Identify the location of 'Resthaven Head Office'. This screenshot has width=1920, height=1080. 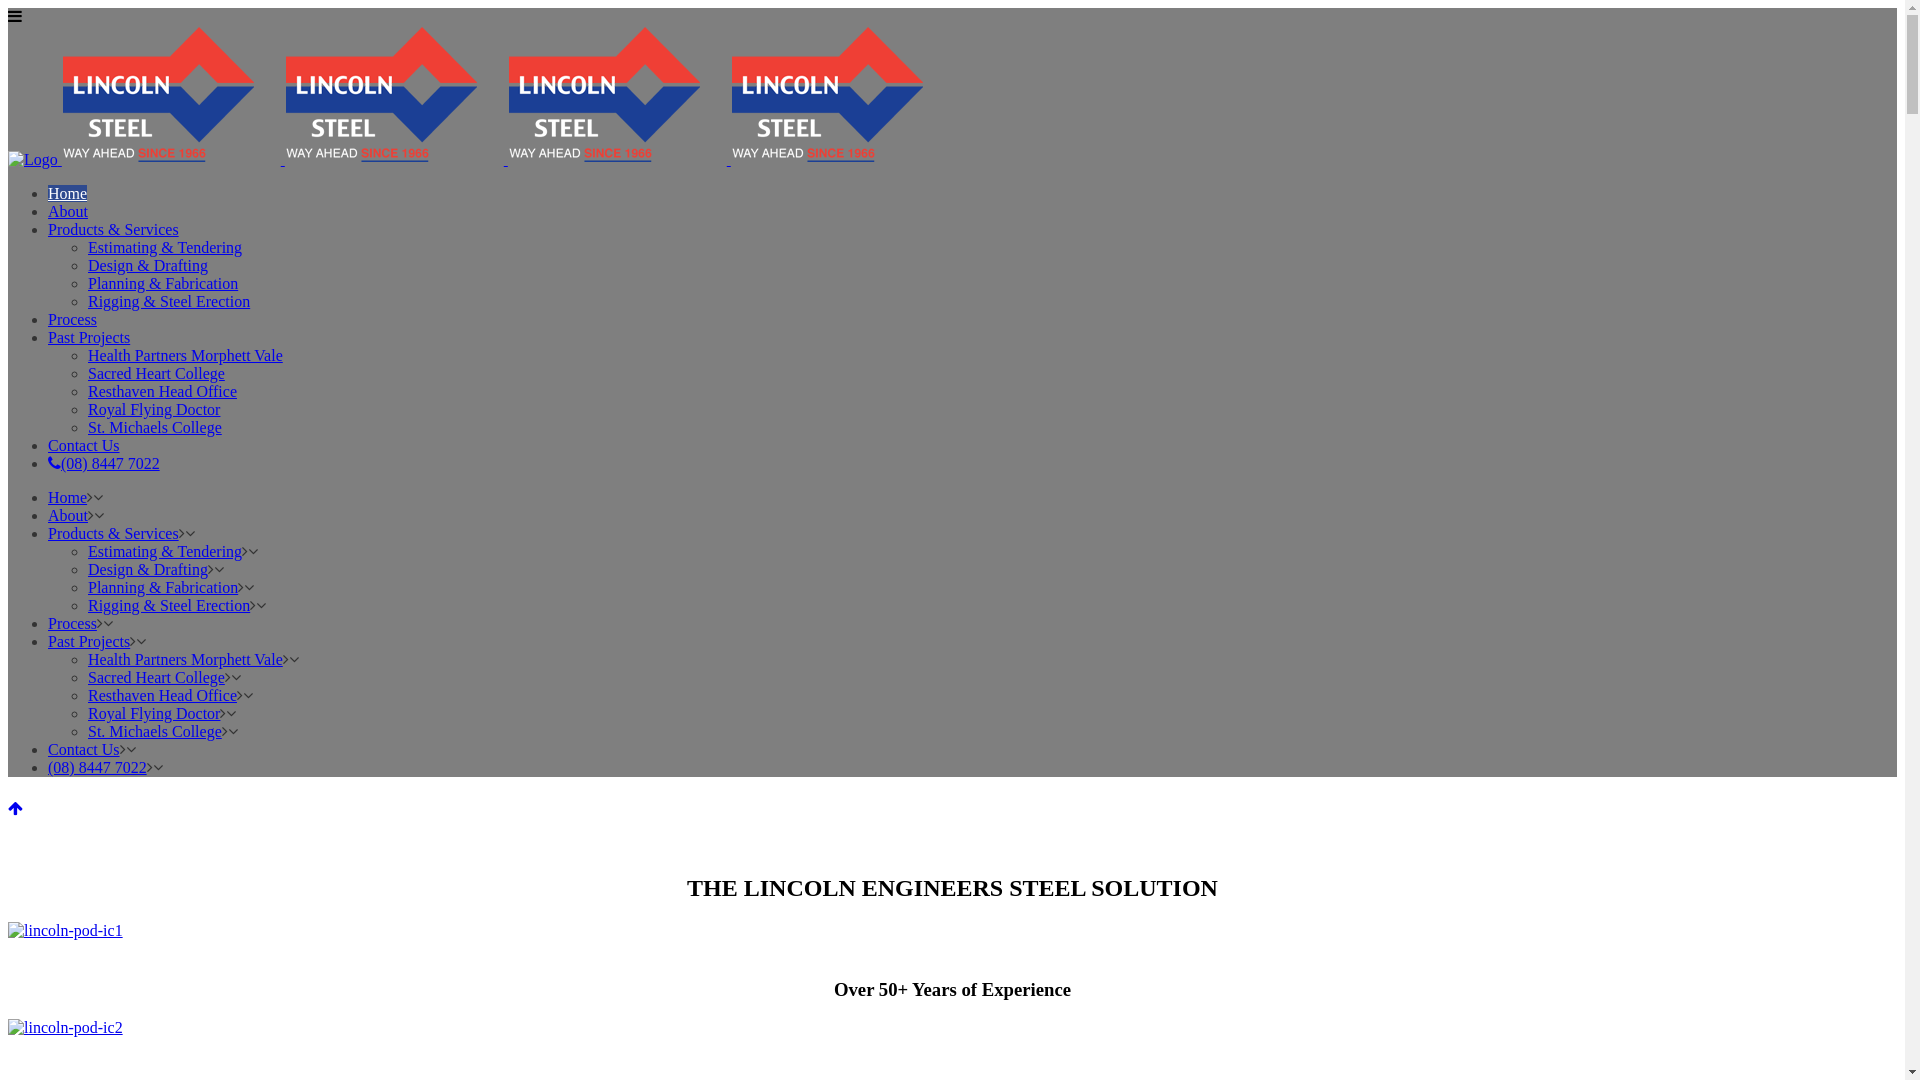
(162, 391).